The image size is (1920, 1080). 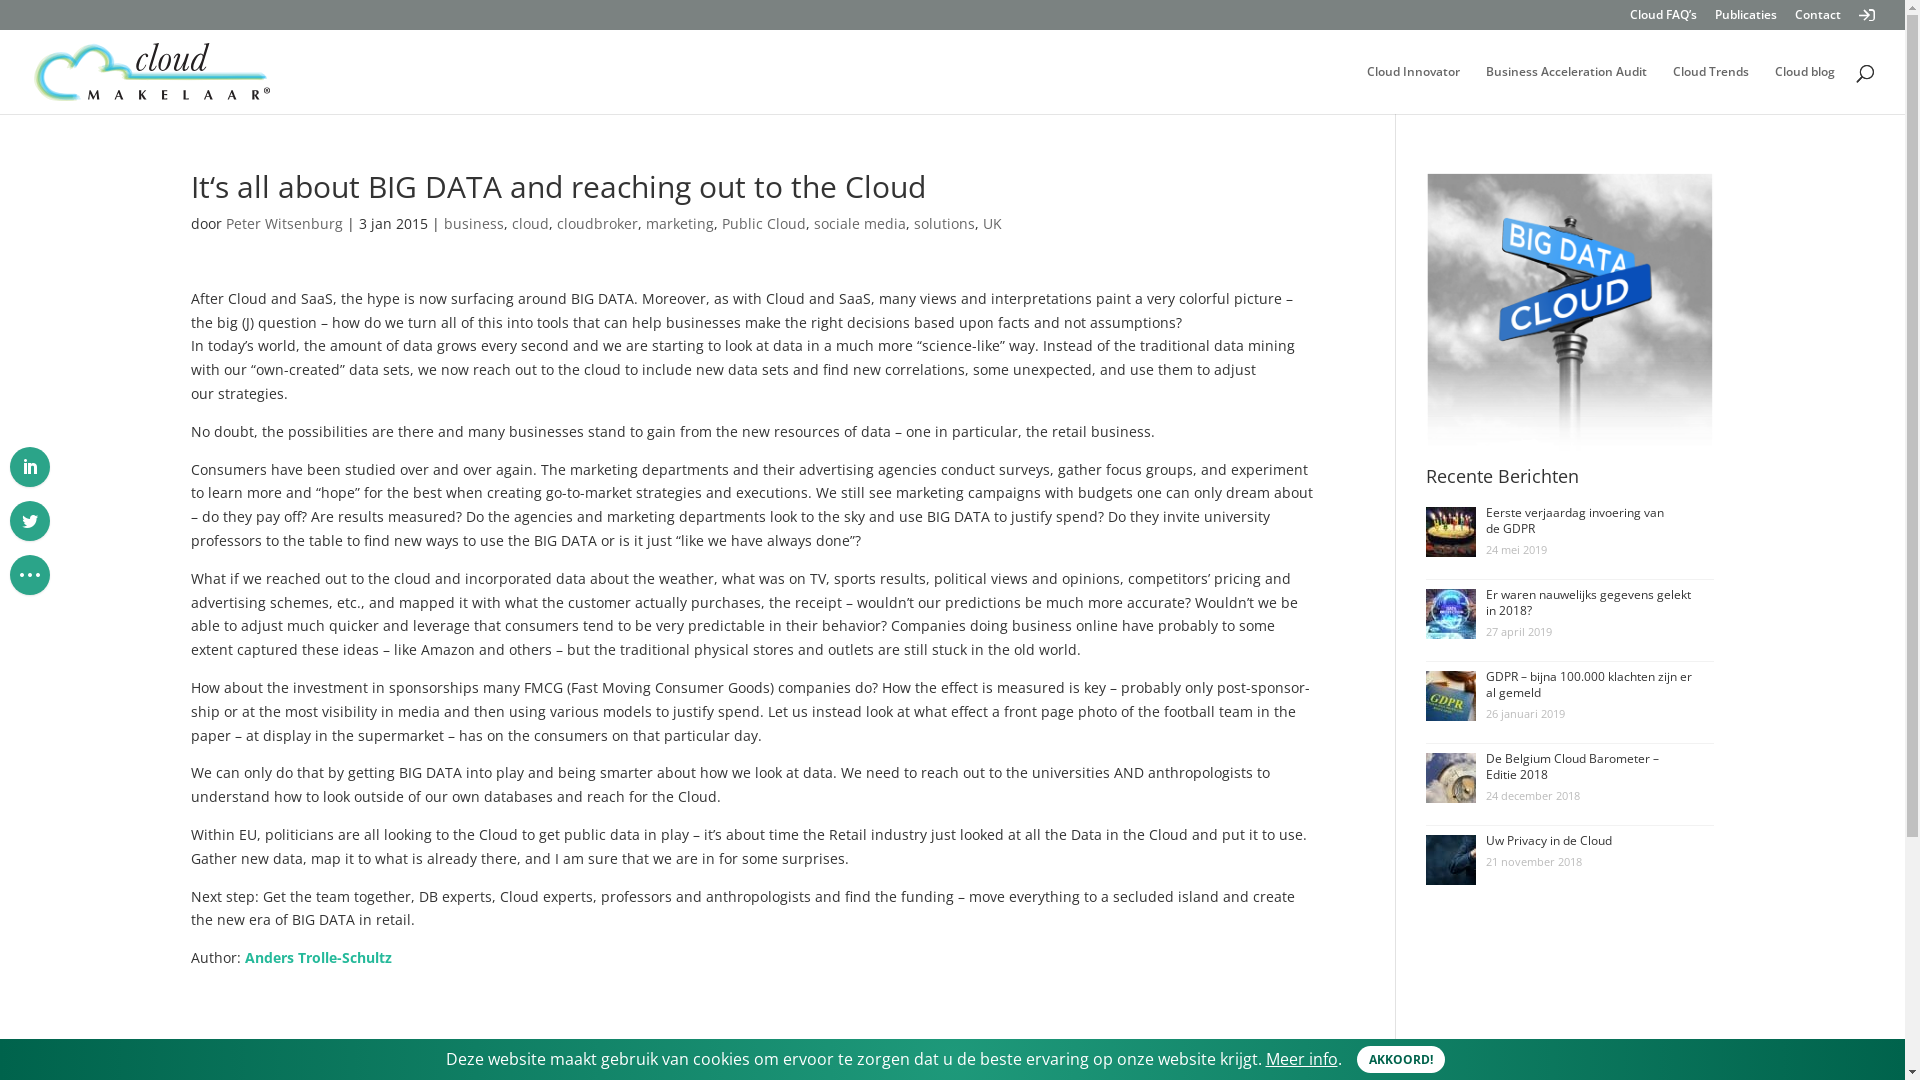 What do you see at coordinates (595, 223) in the screenshot?
I see `'cloudbroker'` at bounding box center [595, 223].